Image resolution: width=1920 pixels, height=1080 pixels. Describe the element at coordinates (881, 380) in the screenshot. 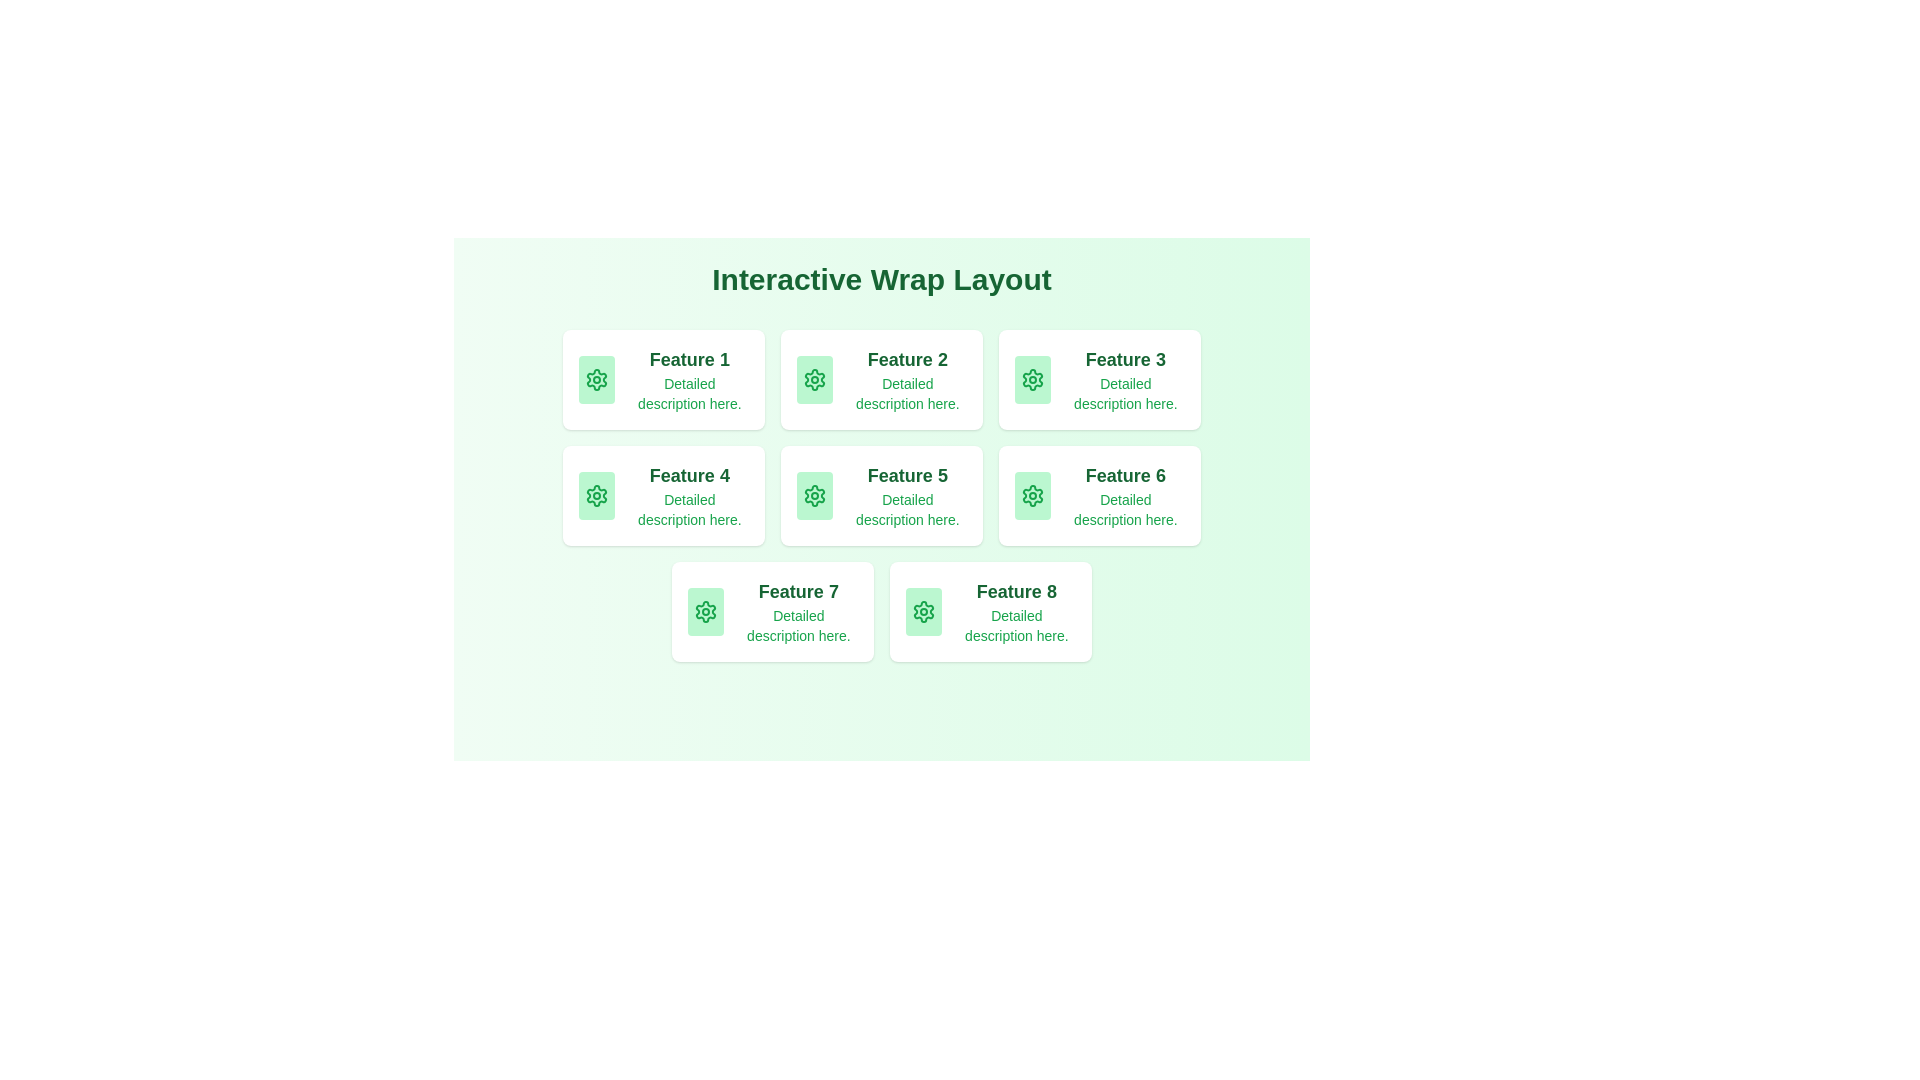

I see `the 'Feature 2' card component, which includes a green icon and the text 'Feature 2', located in the first row and second column of the grid layout` at that location.